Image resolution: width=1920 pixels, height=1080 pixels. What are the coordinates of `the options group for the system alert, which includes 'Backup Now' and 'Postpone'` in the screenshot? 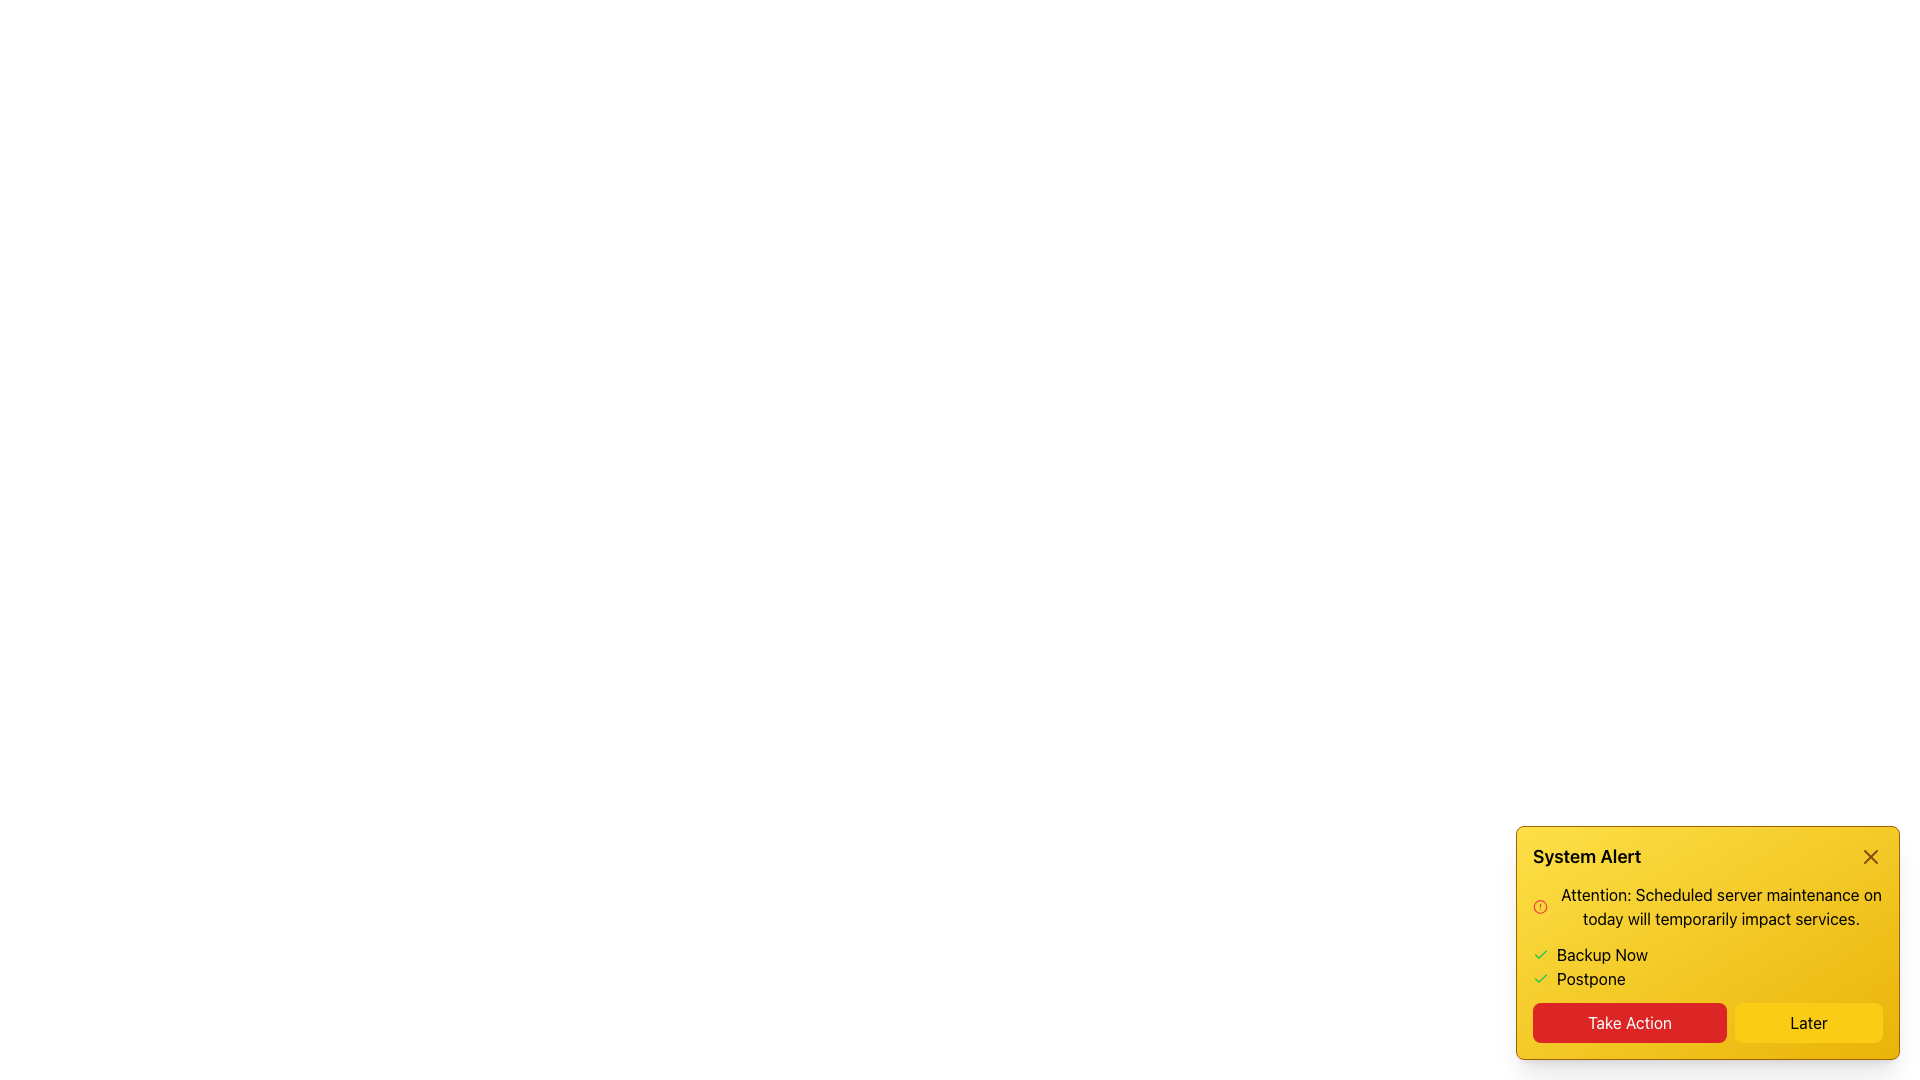 It's located at (1707, 966).